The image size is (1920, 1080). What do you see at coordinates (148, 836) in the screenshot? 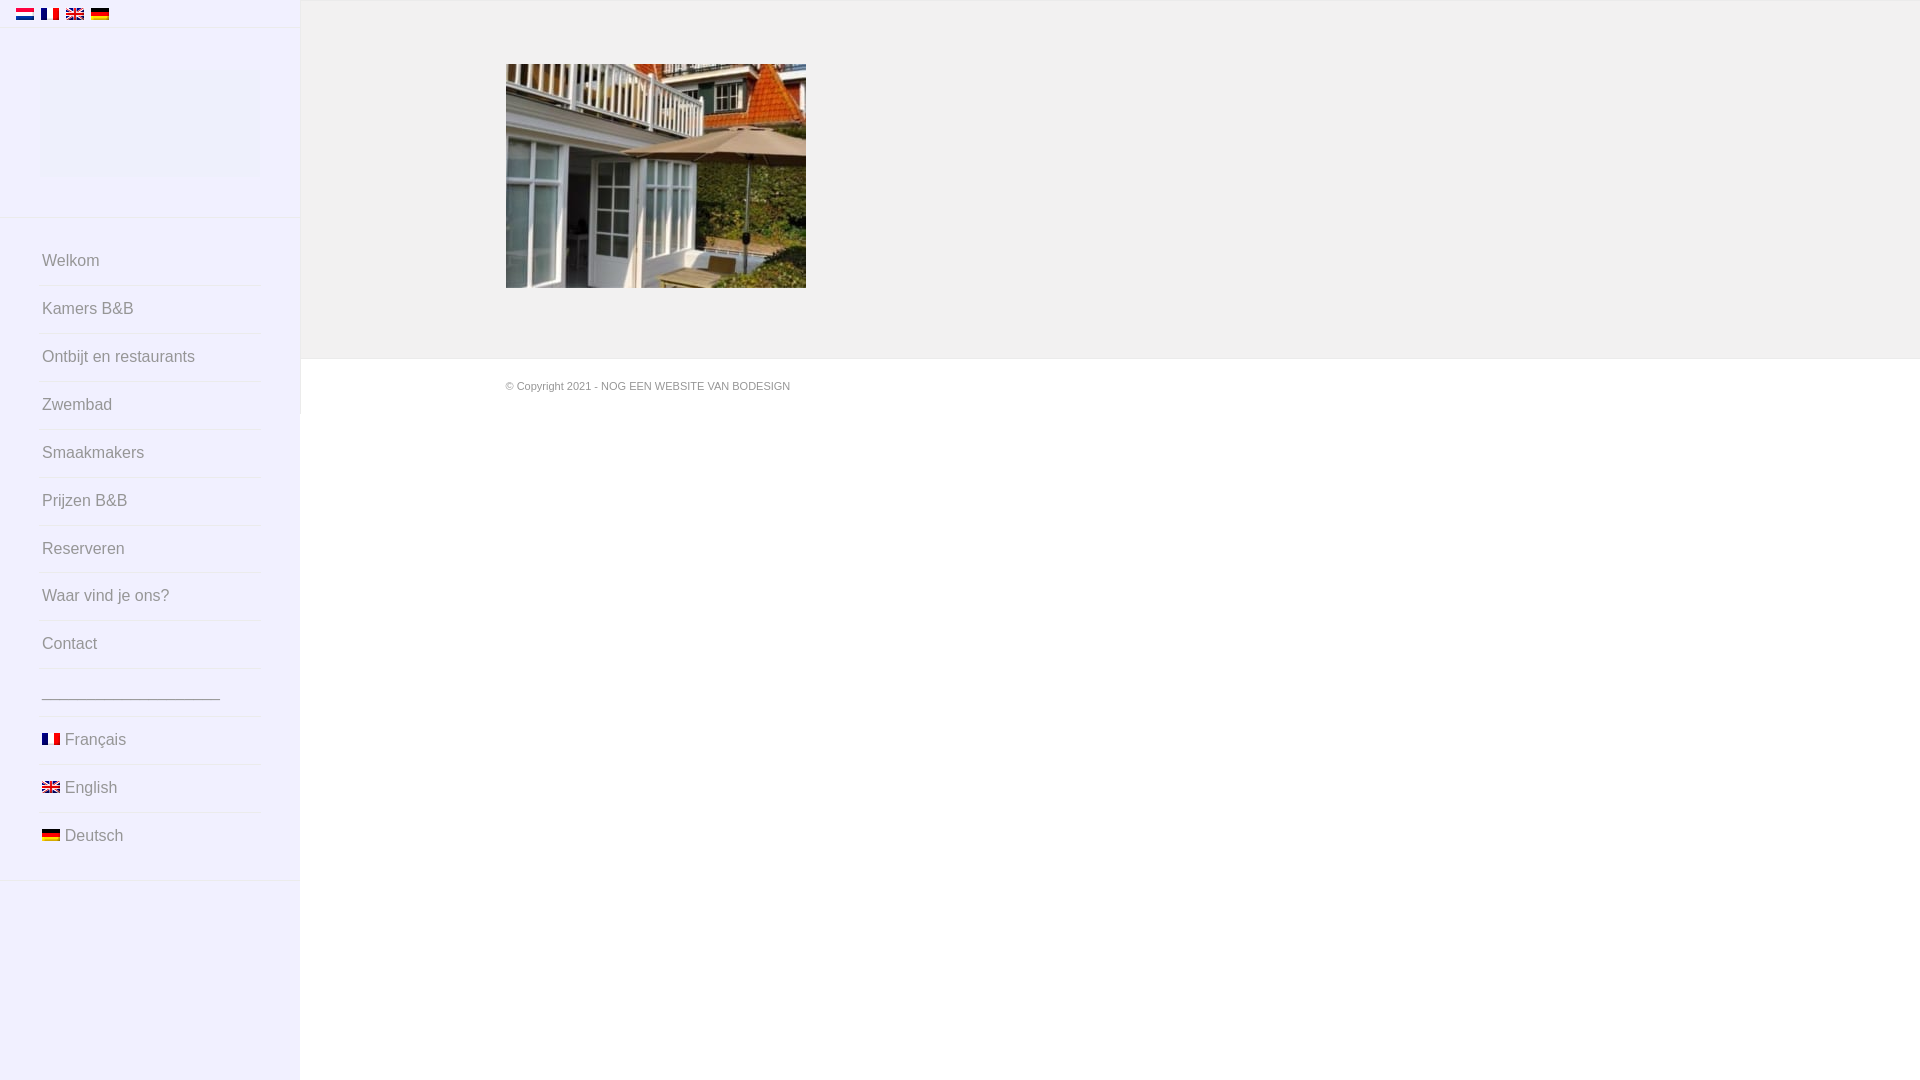
I see `'Deutsch'` at bounding box center [148, 836].